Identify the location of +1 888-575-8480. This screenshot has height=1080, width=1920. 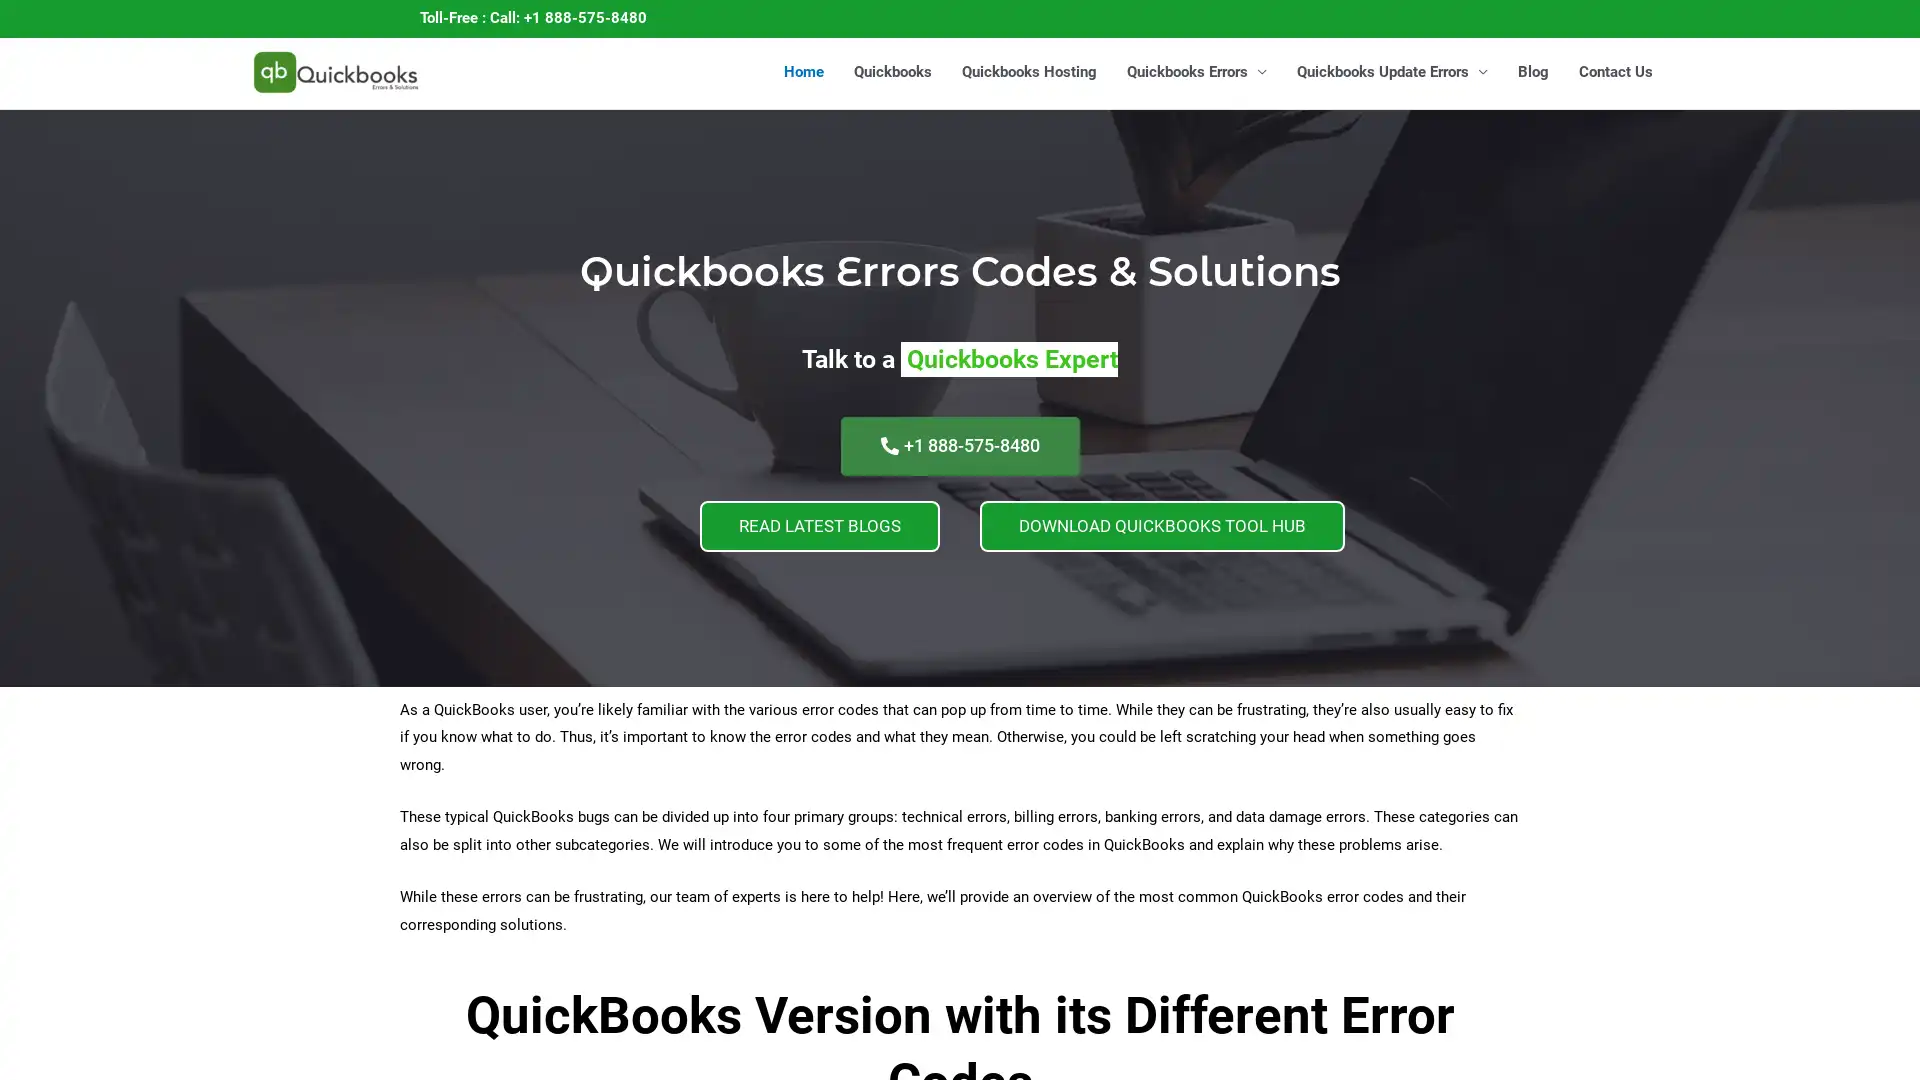
(958, 444).